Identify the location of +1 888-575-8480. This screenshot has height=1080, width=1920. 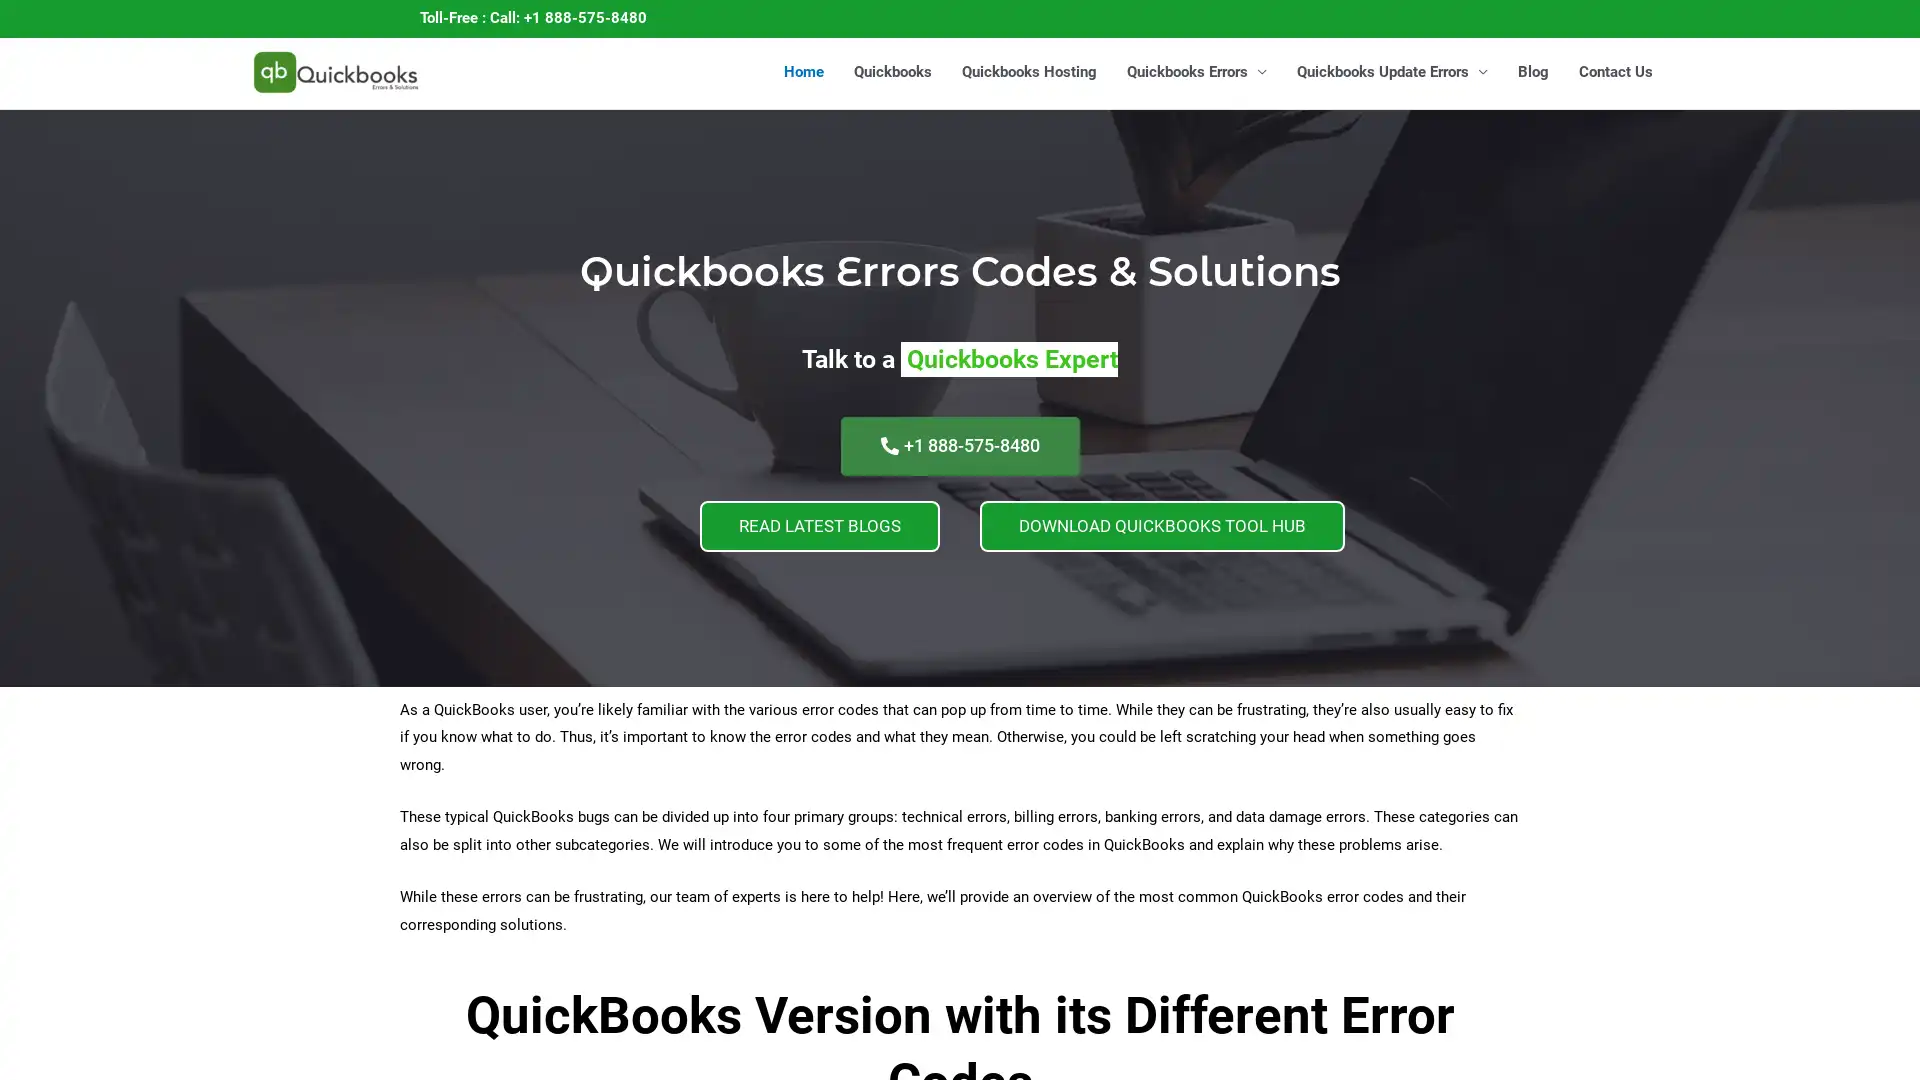
(958, 444).